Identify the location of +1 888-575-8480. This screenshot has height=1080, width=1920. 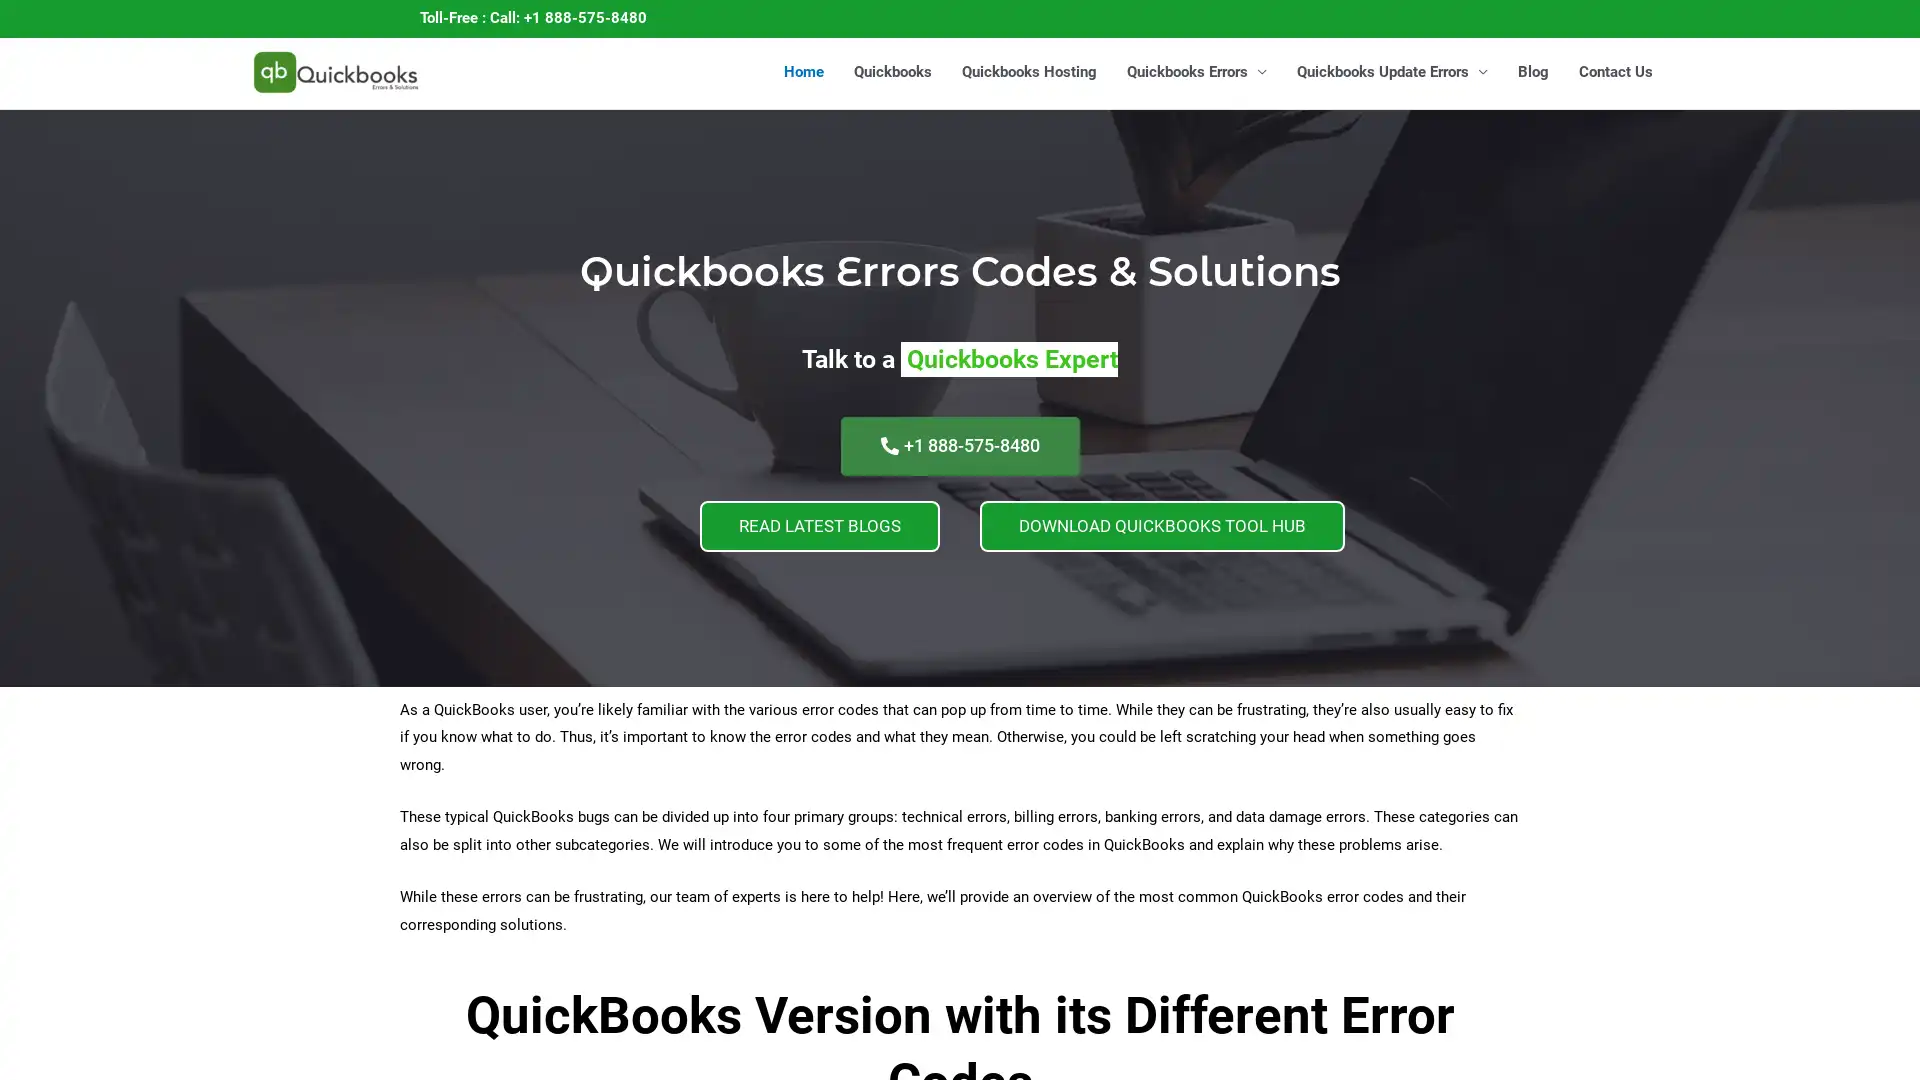
(958, 444).